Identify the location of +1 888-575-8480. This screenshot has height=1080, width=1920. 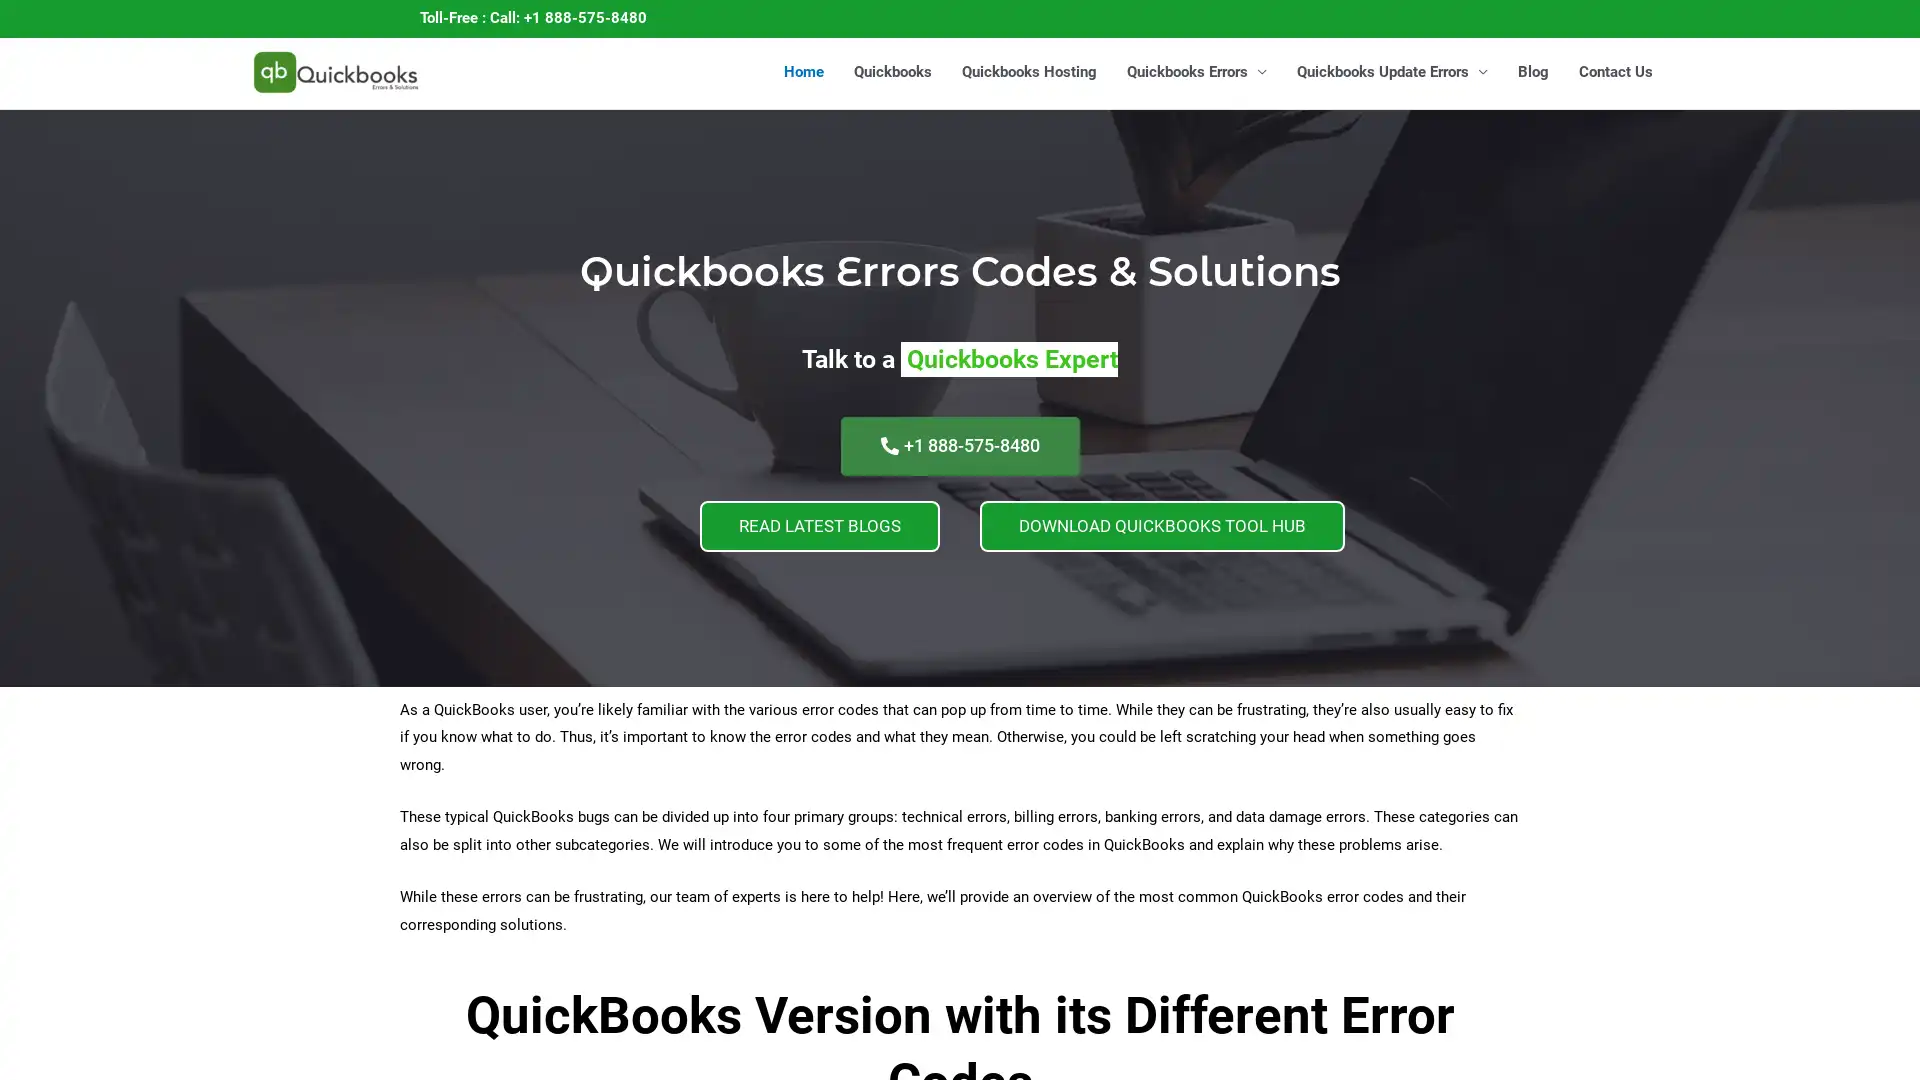
(958, 444).